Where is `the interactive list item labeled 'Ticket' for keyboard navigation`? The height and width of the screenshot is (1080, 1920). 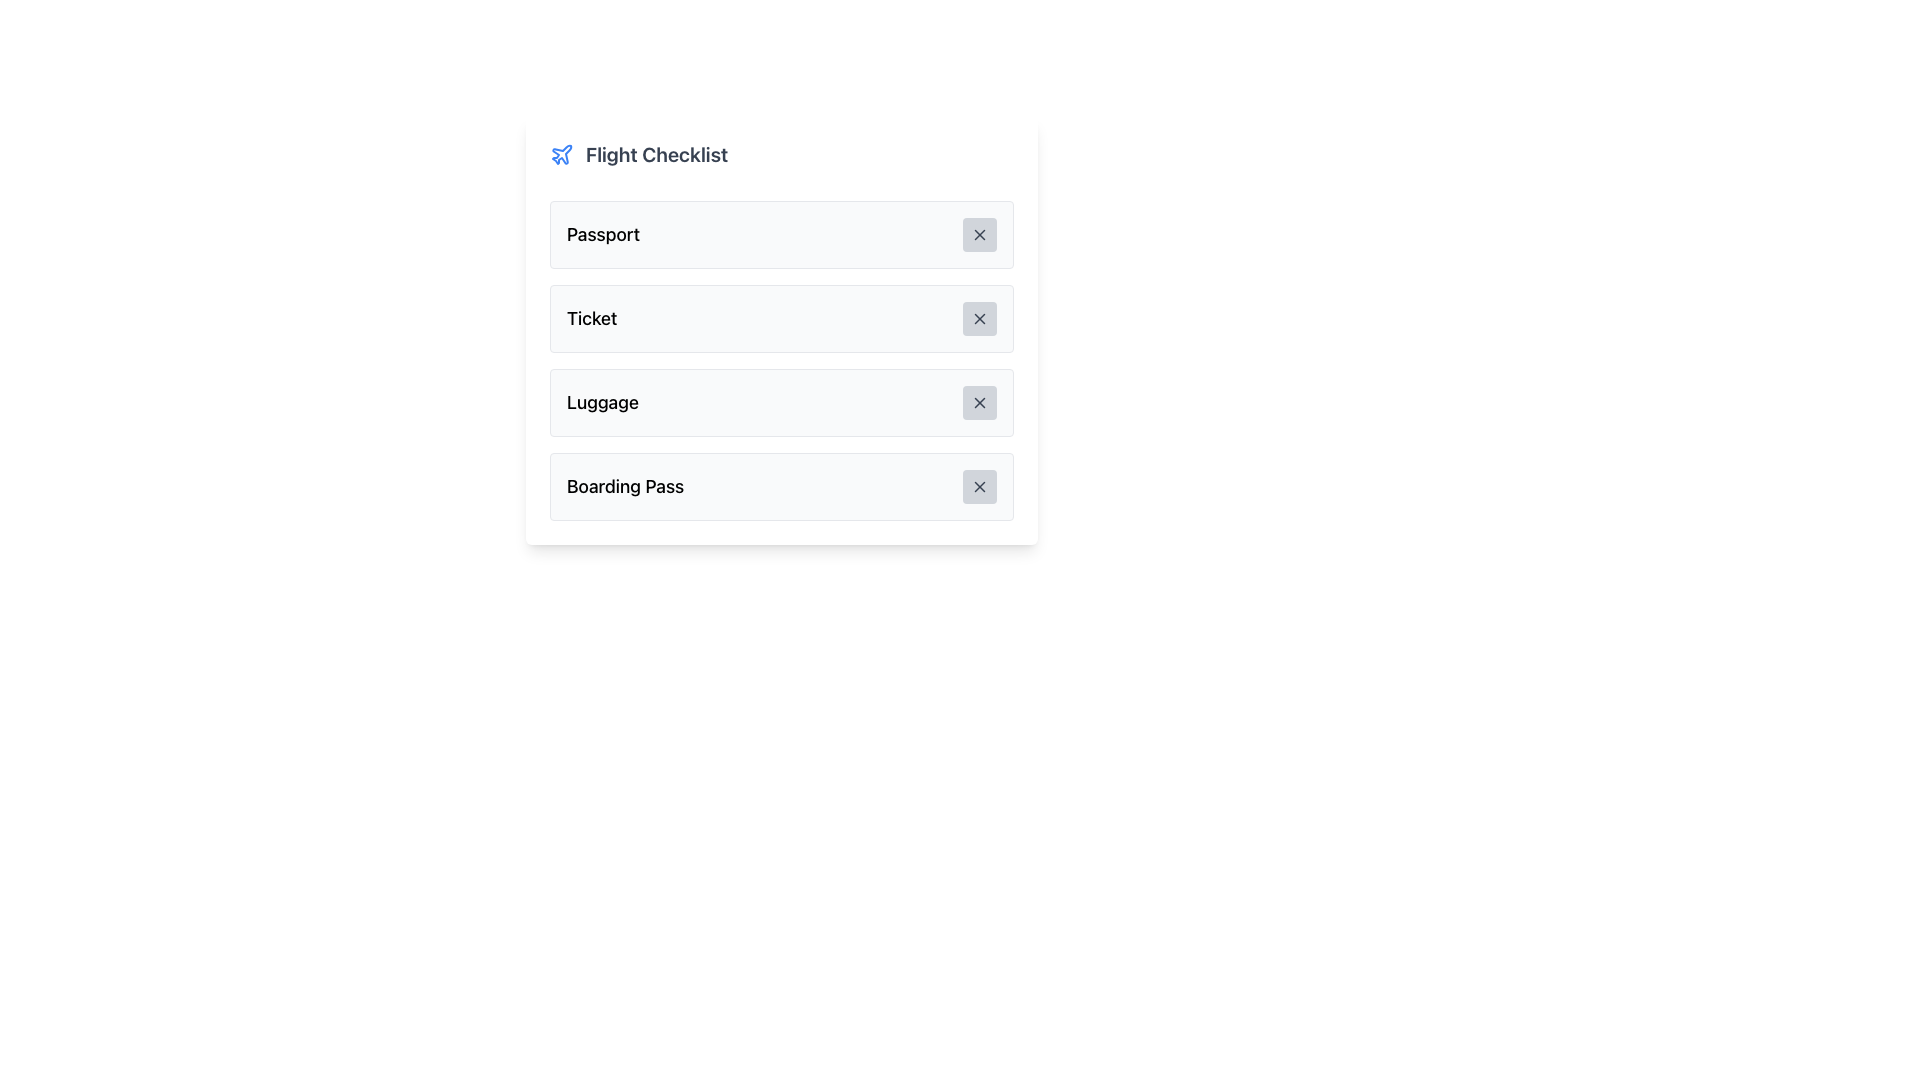
the interactive list item labeled 'Ticket' for keyboard navigation is located at coordinates (781, 330).